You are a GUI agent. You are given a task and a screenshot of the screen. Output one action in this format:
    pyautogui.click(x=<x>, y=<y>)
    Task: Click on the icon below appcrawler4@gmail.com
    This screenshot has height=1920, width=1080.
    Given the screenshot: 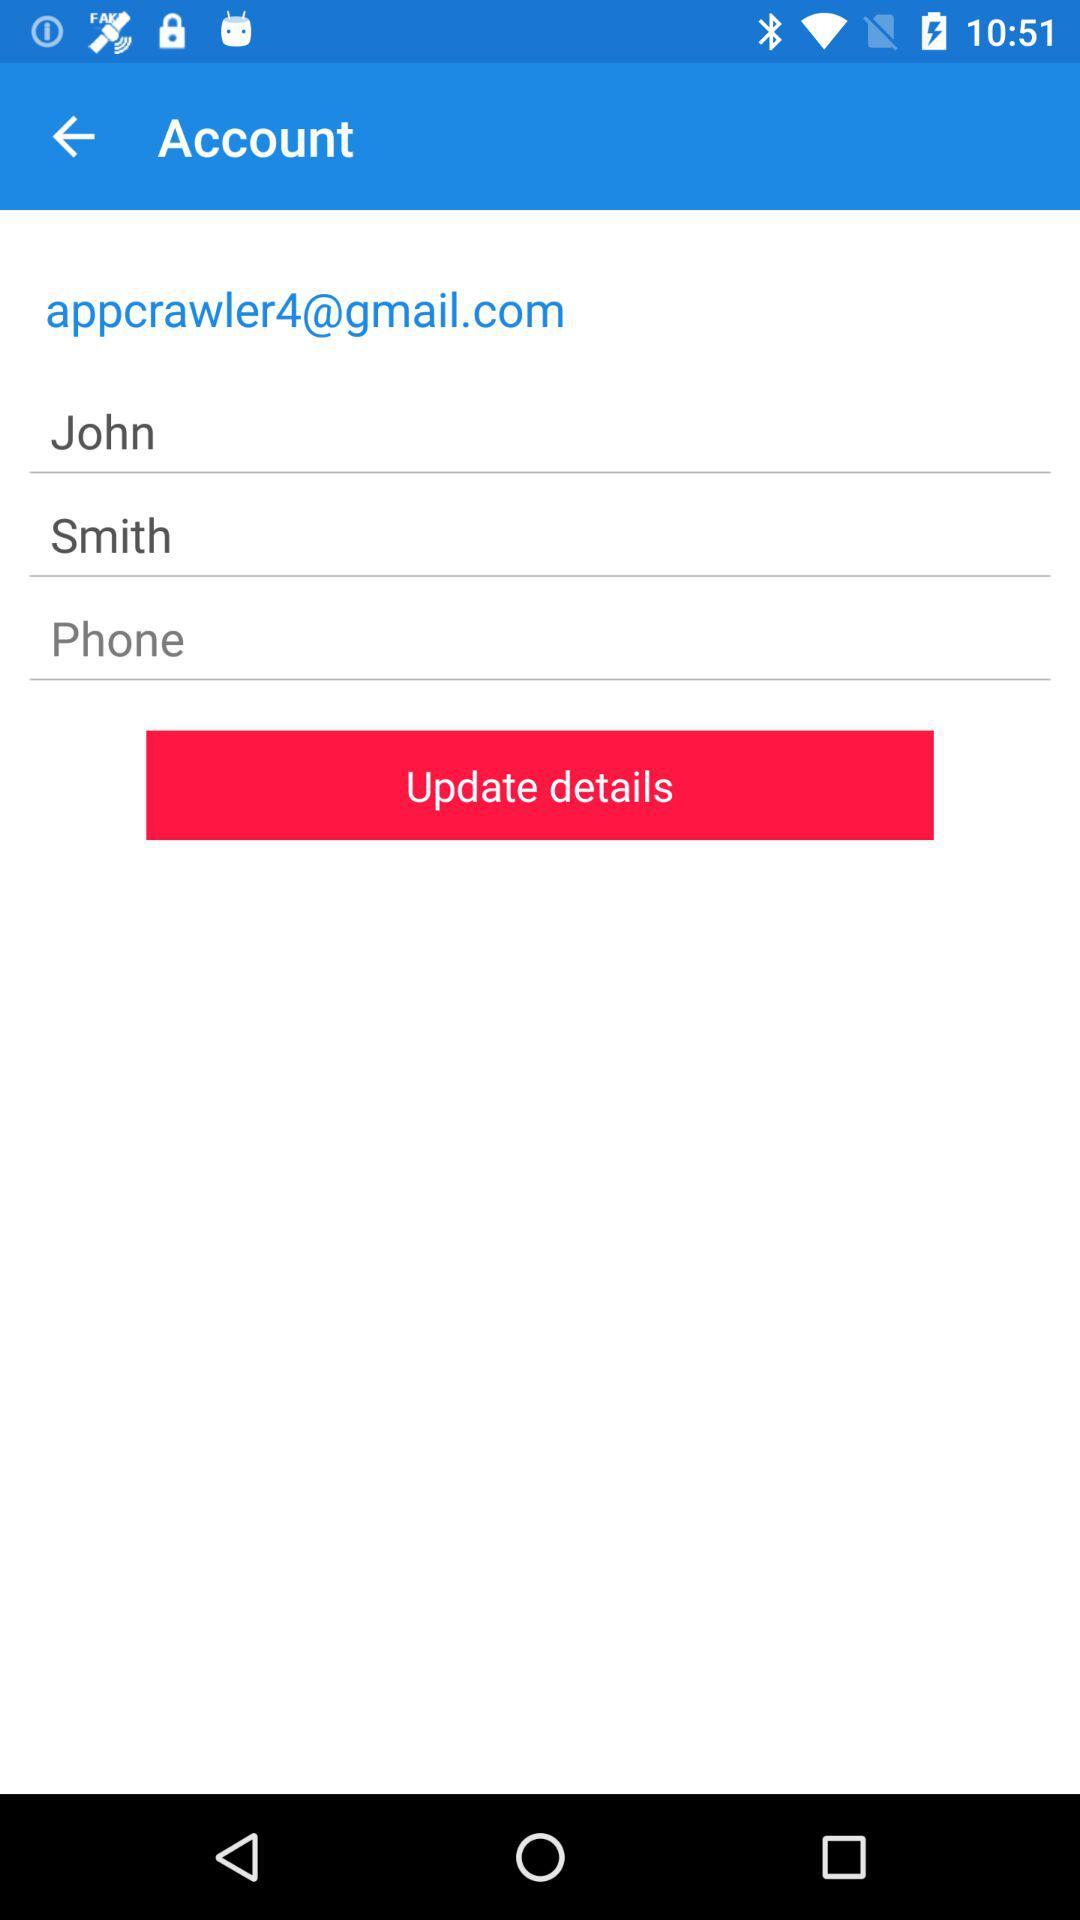 What is the action you would take?
    pyautogui.click(x=540, y=431)
    